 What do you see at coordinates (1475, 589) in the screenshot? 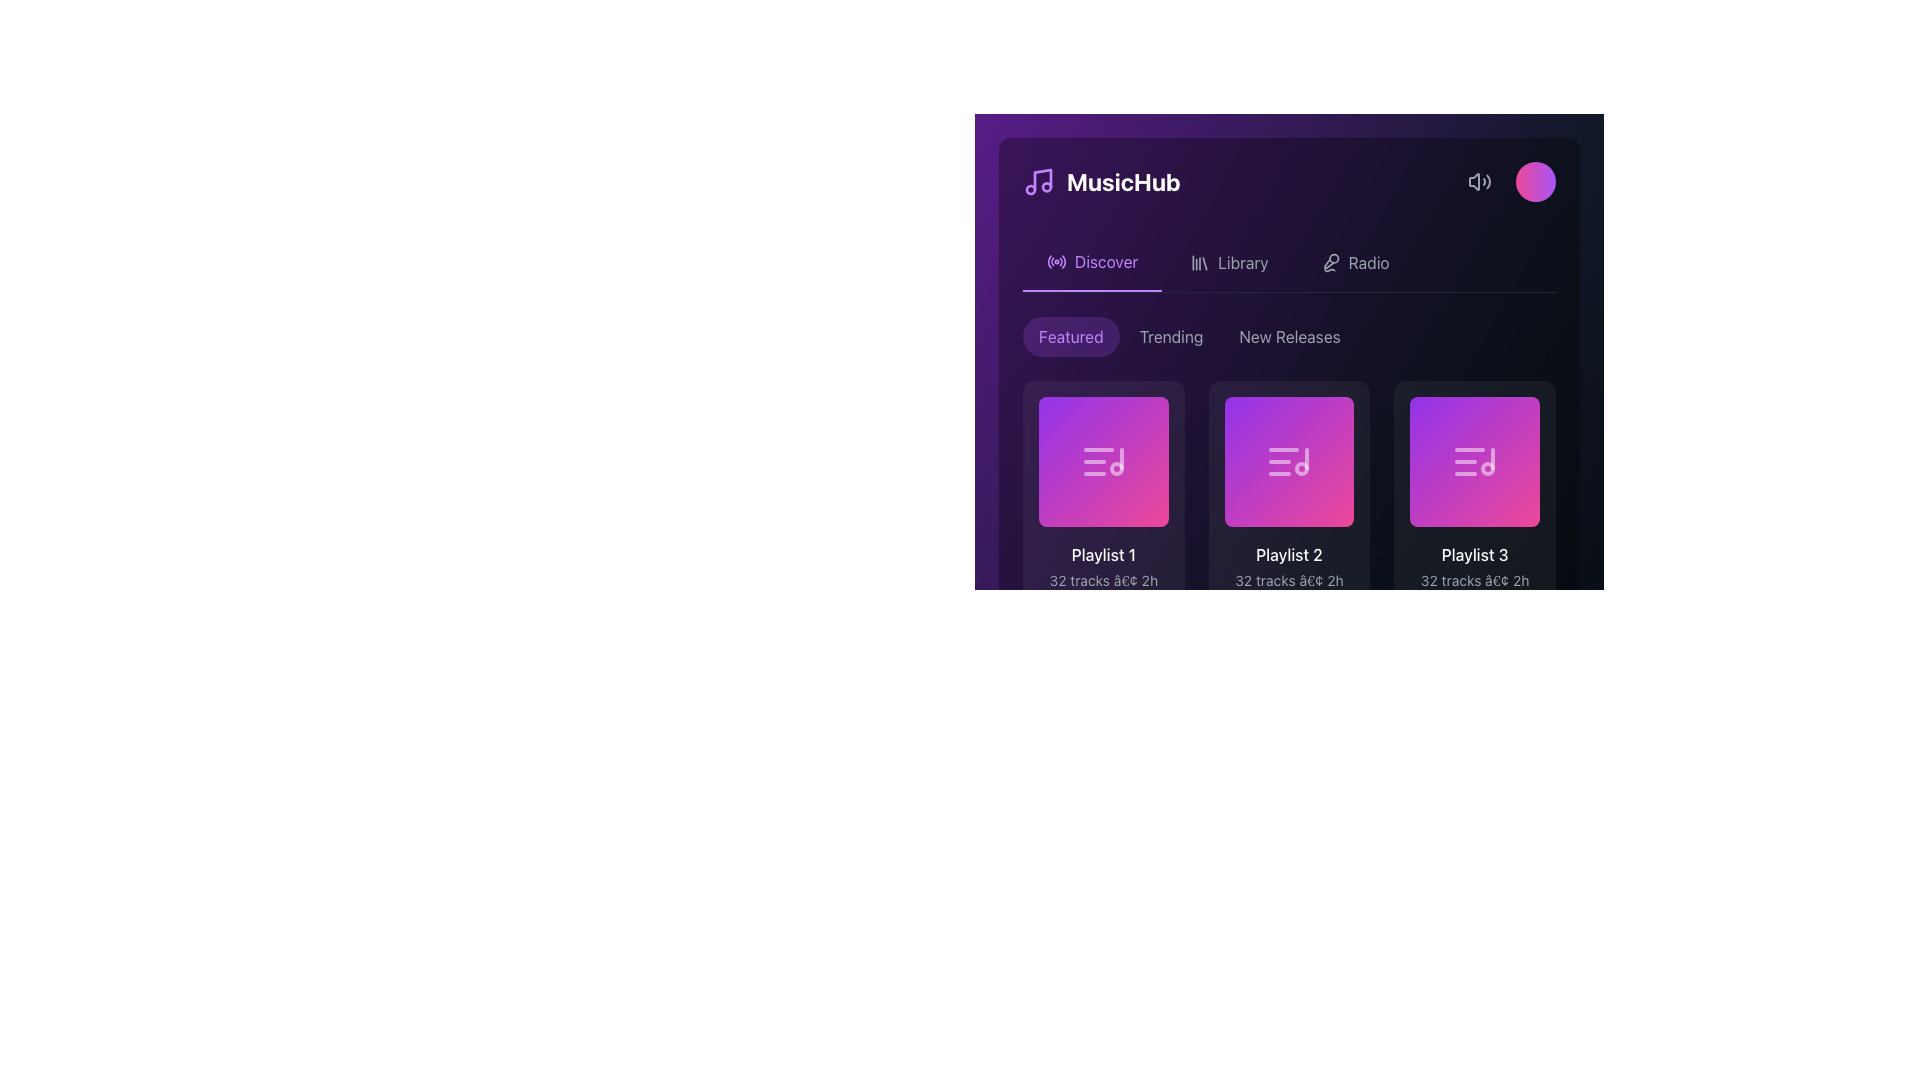
I see `text label displaying the duration and number of tracks for the playlist, which is located underneath 'Playlist 3'` at bounding box center [1475, 589].